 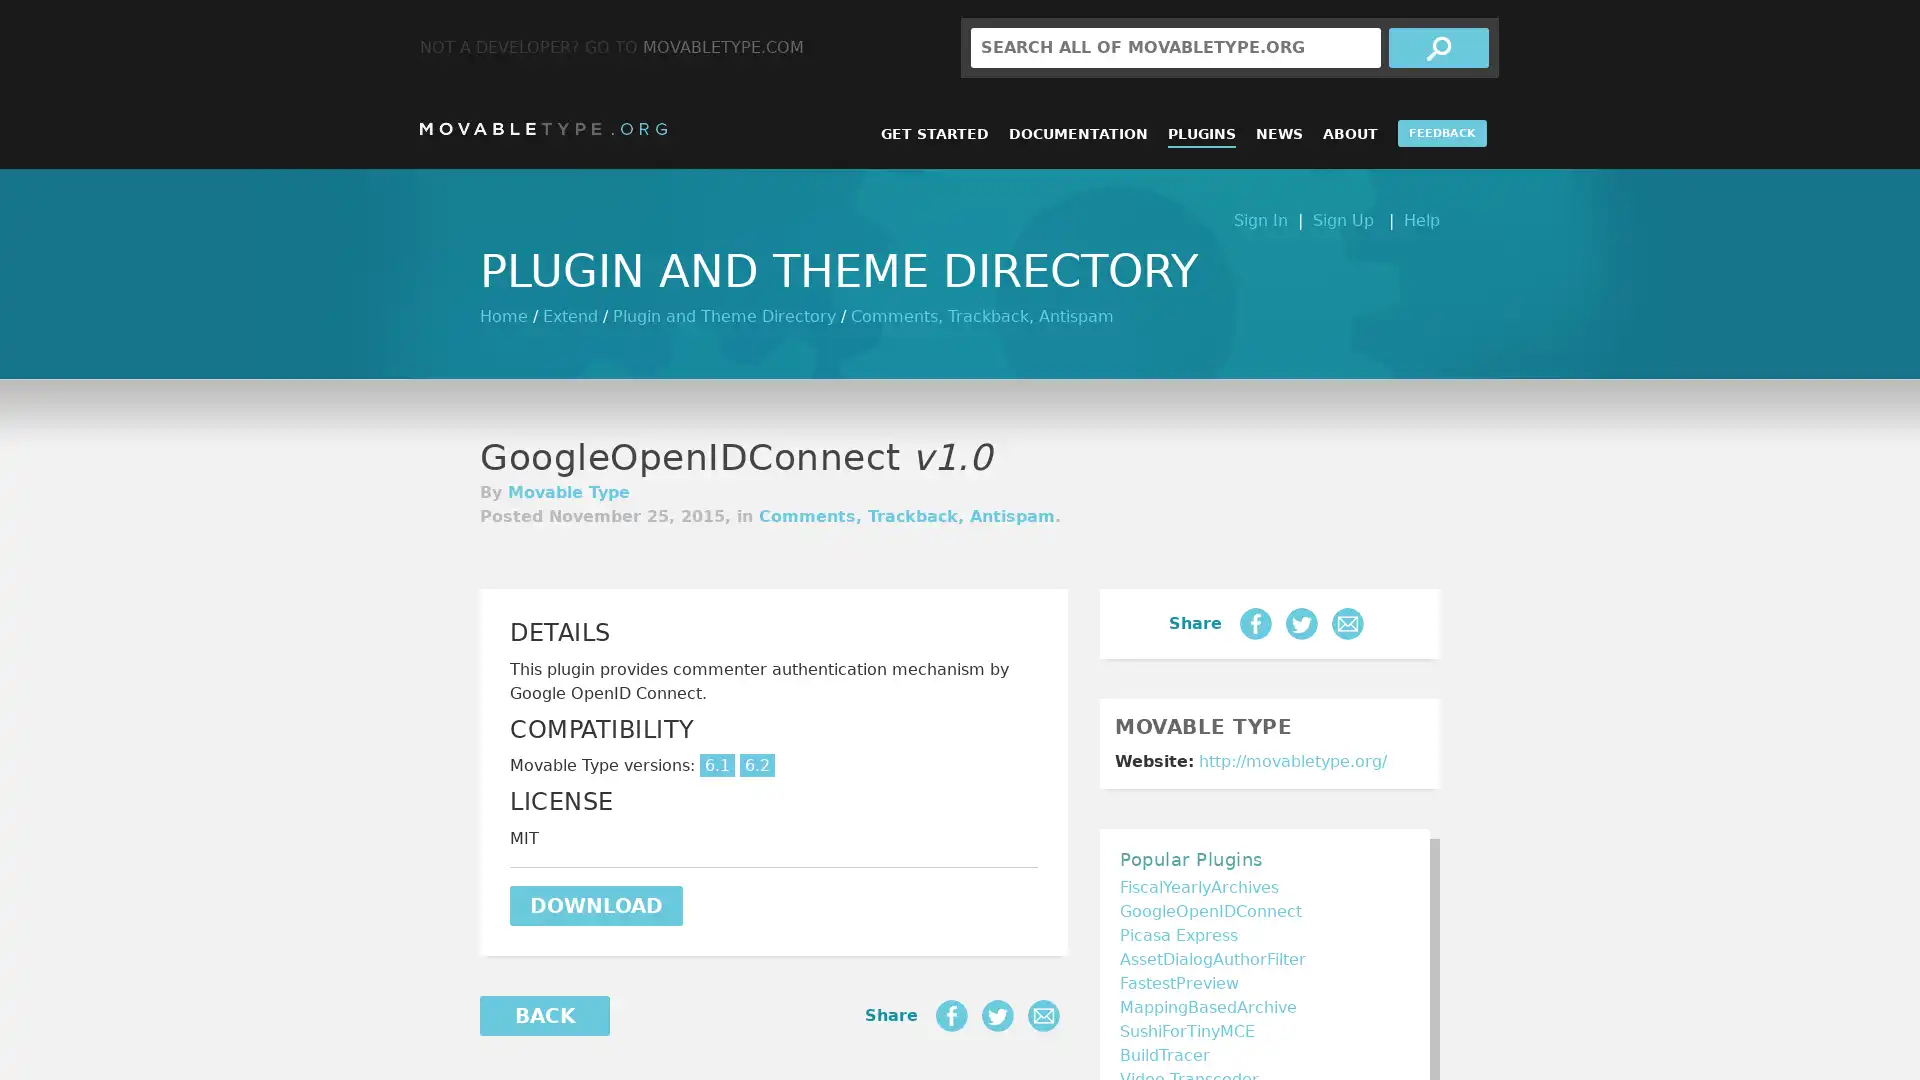 What do you see at coordinates (1438, 46) in the screenshot?
I see `search` at bounding box center [1438, 46].